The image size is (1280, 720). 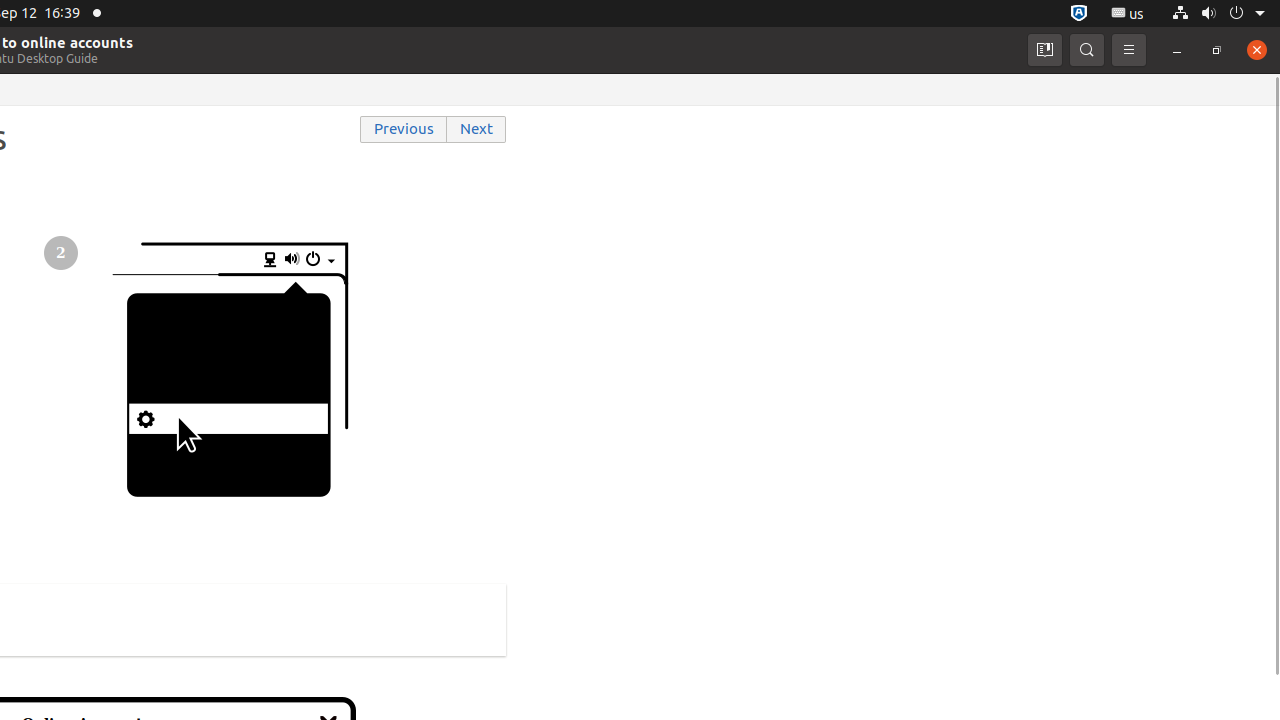 What do you see at coordinates (1176, 48) in the screenshot?
I see `'Minimize'` at bounding box center [1176, 48].